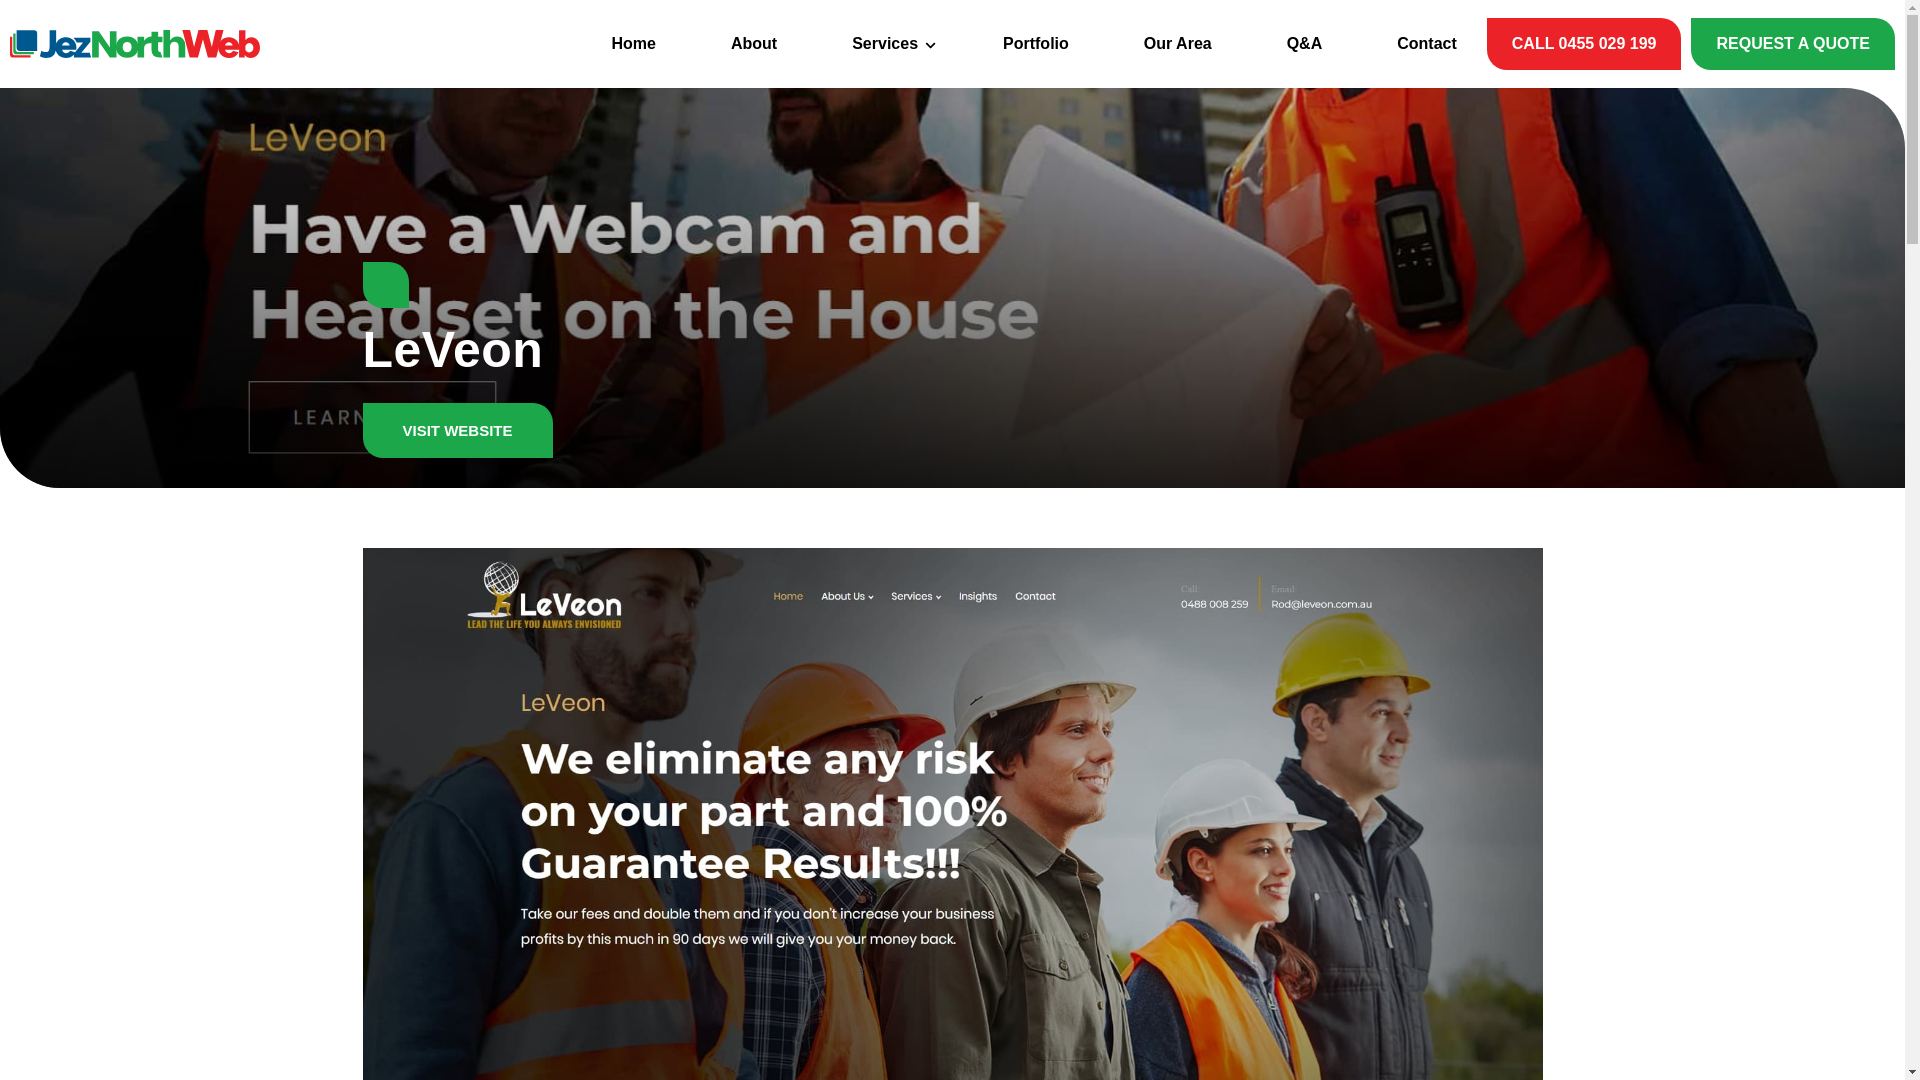 Image resolution: width=1920 pixels, height=1080 pixels. I want to click on 'Portfolio', so click(1036, 43).